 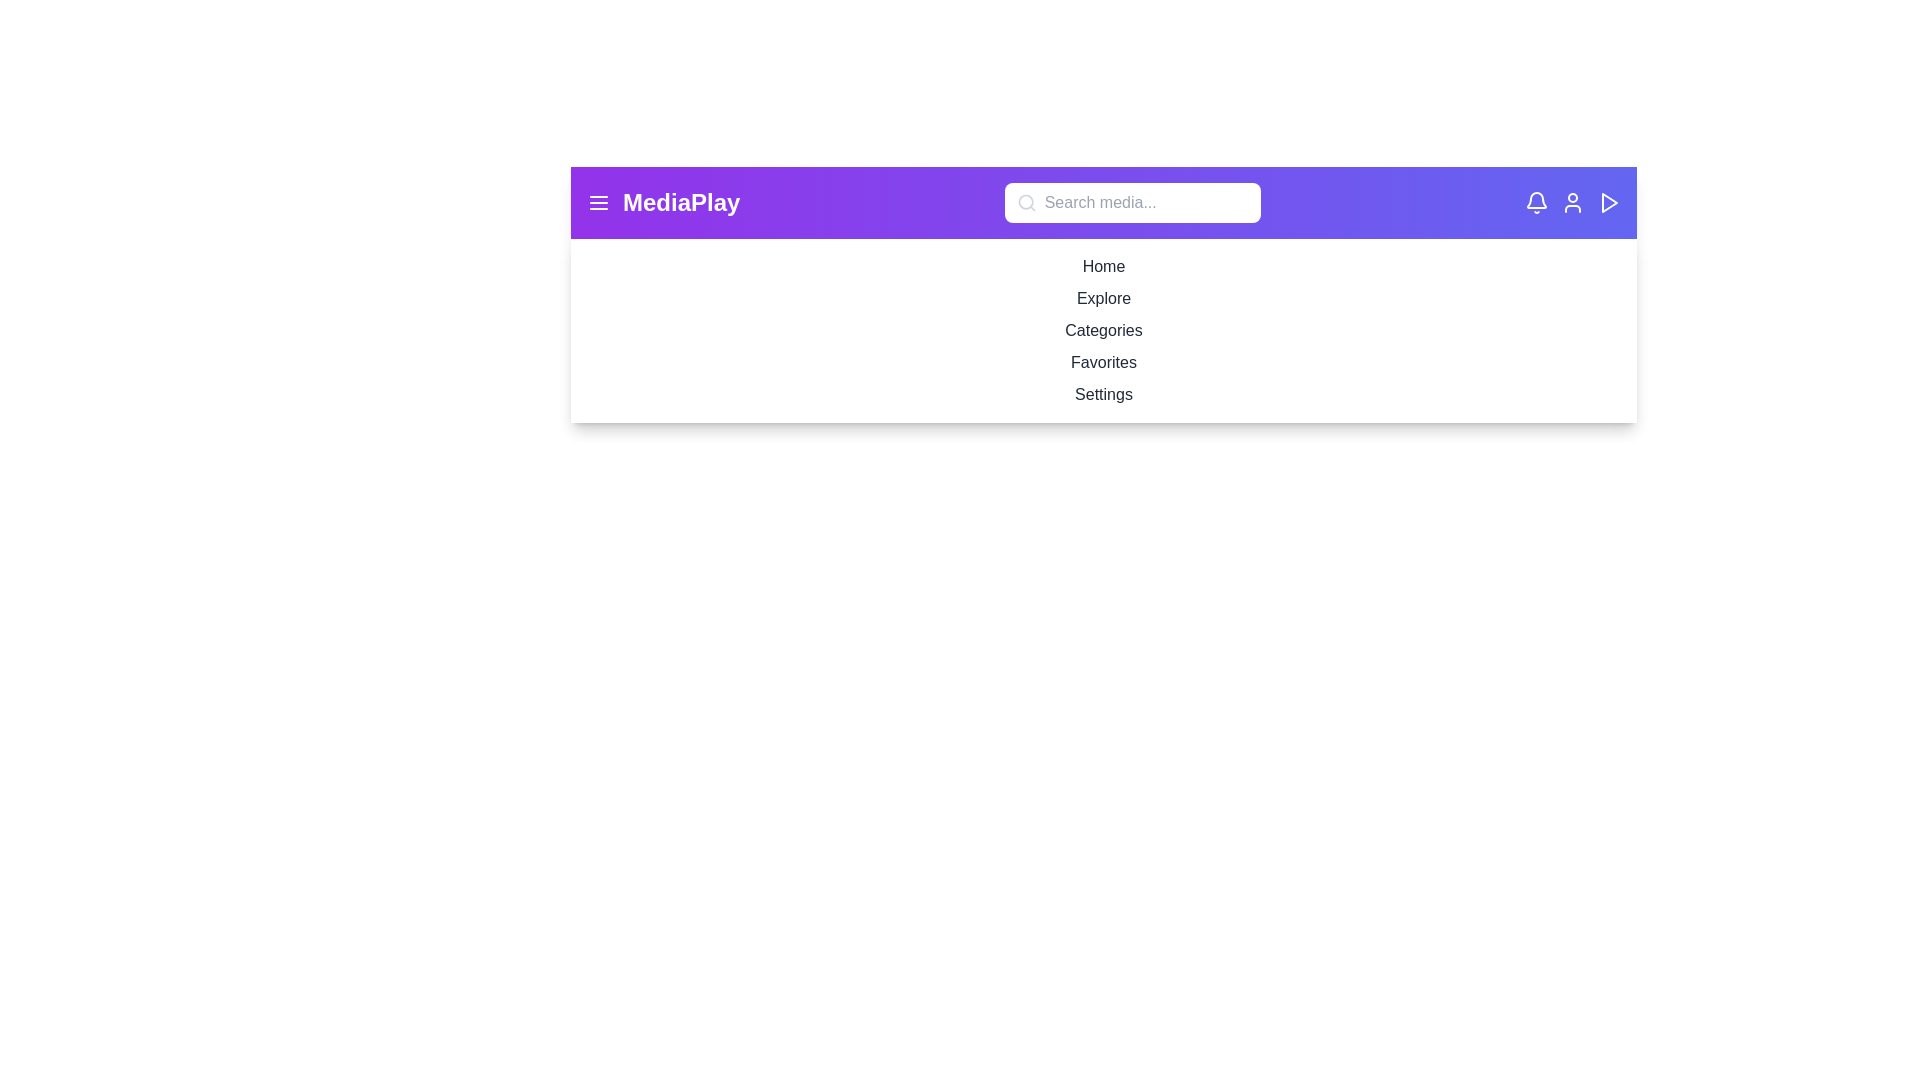 What do you see at coordinates (681, 203) in the screenshot?
I see `the branding text label located in the top-left part of the header section, to the right of the menu icon represented by three horizontal bars` at bounding box center [681, 203].